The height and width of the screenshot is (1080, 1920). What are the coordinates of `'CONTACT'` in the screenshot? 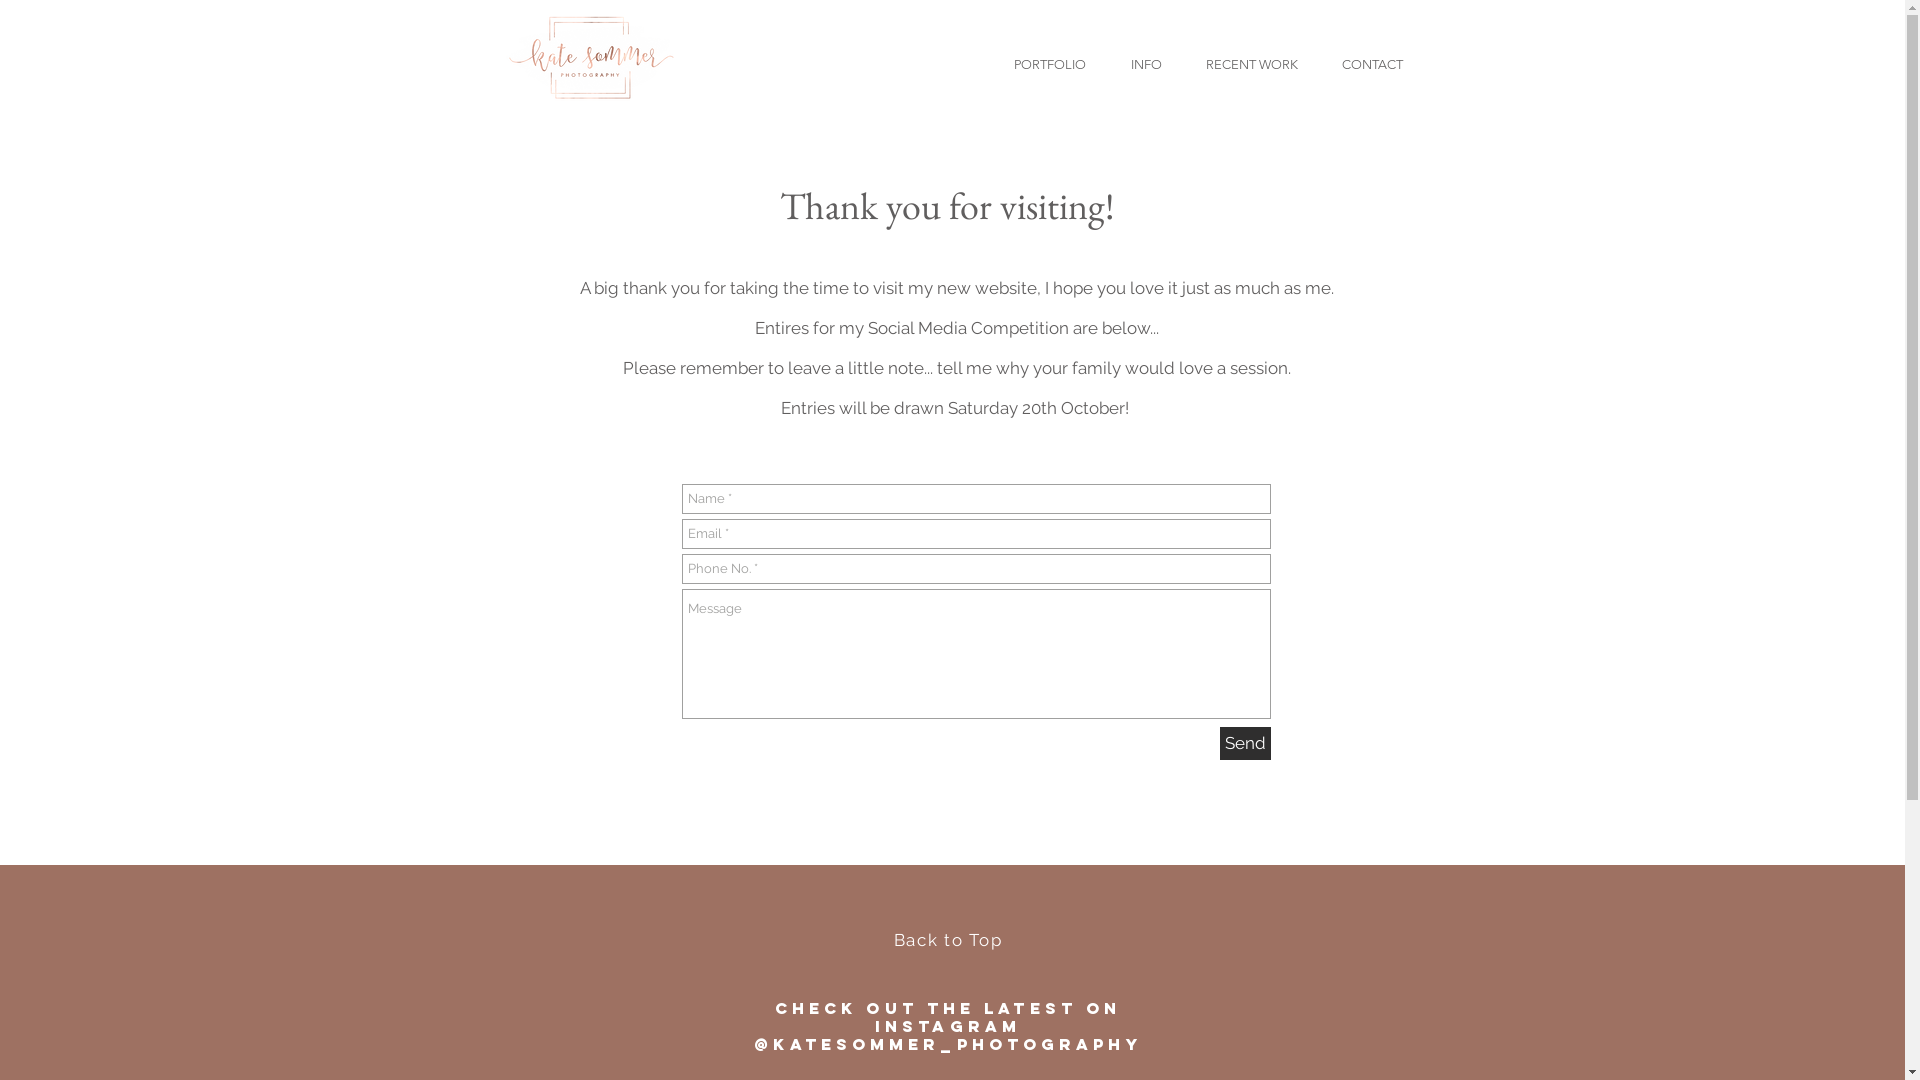 It's located at (1371, 54).